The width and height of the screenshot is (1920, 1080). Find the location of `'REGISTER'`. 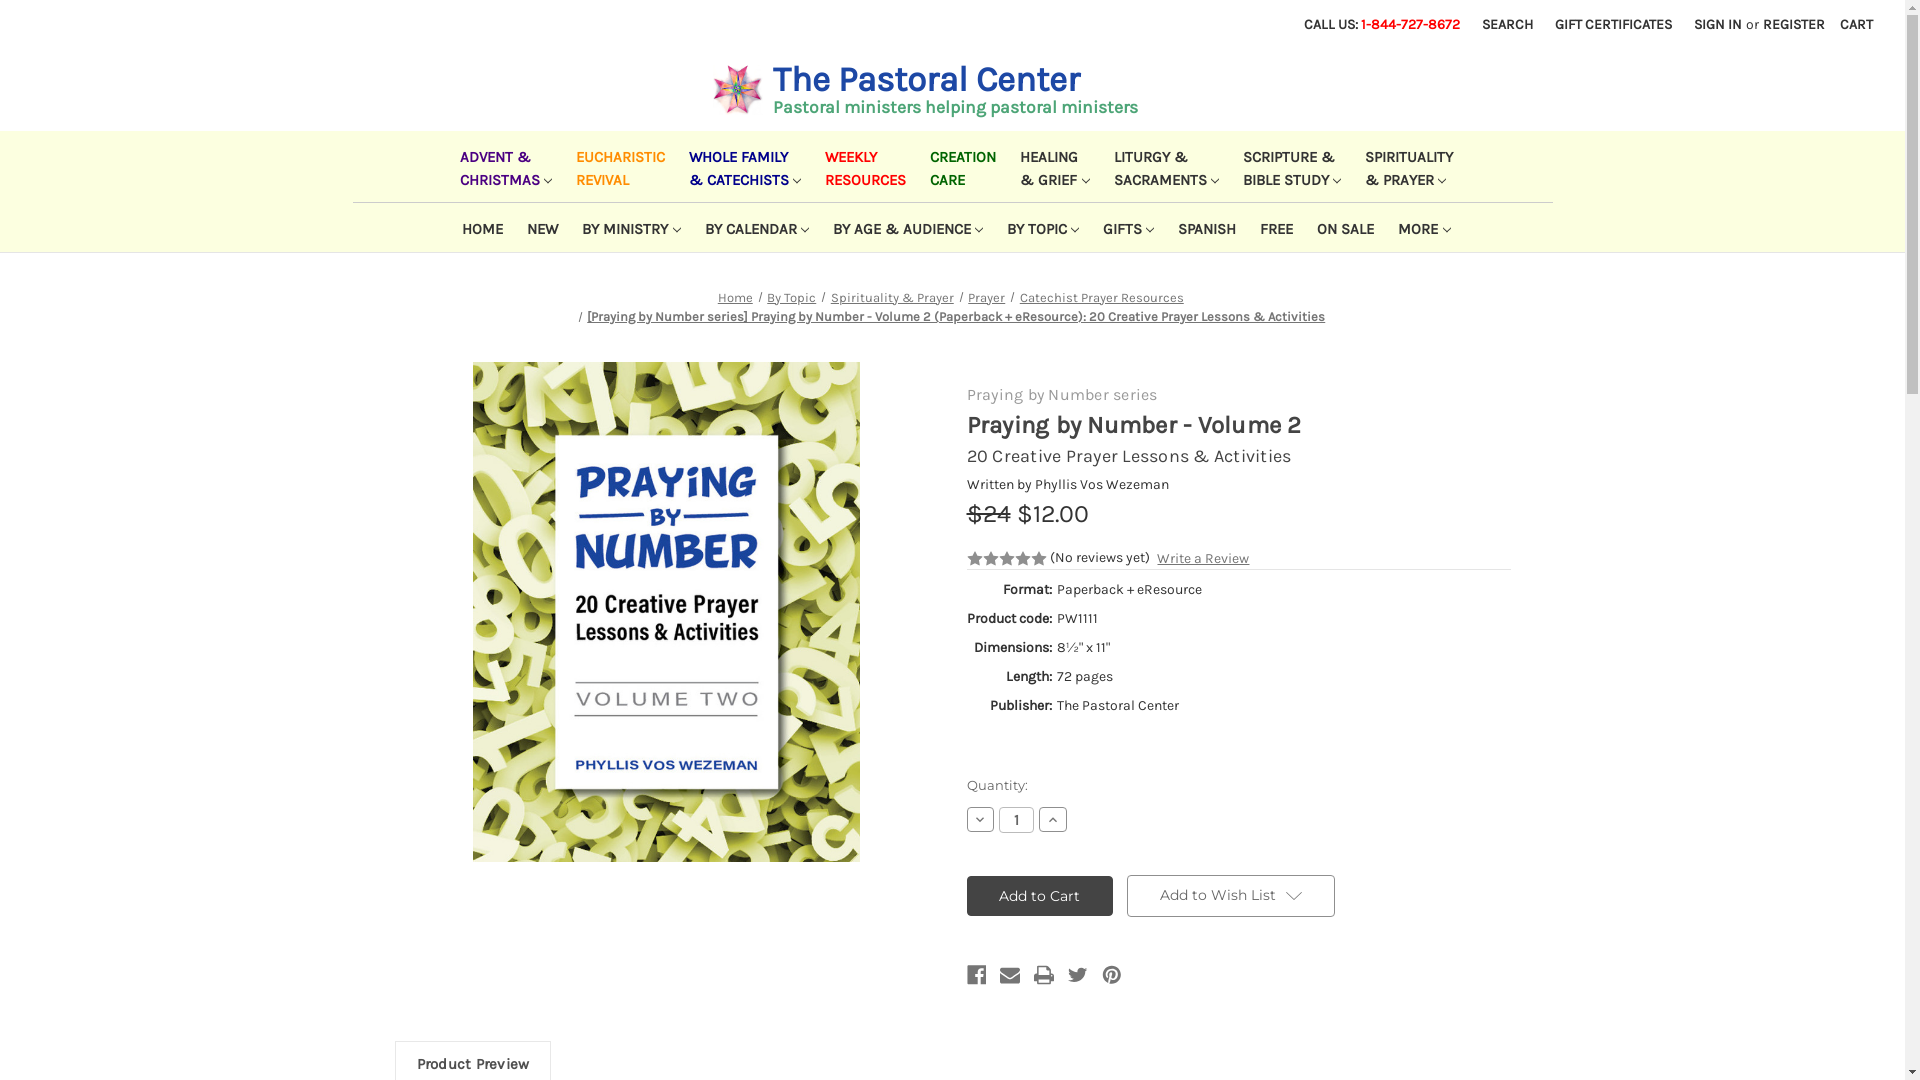

'REGISTER' is located at coordinates (1751, 24).